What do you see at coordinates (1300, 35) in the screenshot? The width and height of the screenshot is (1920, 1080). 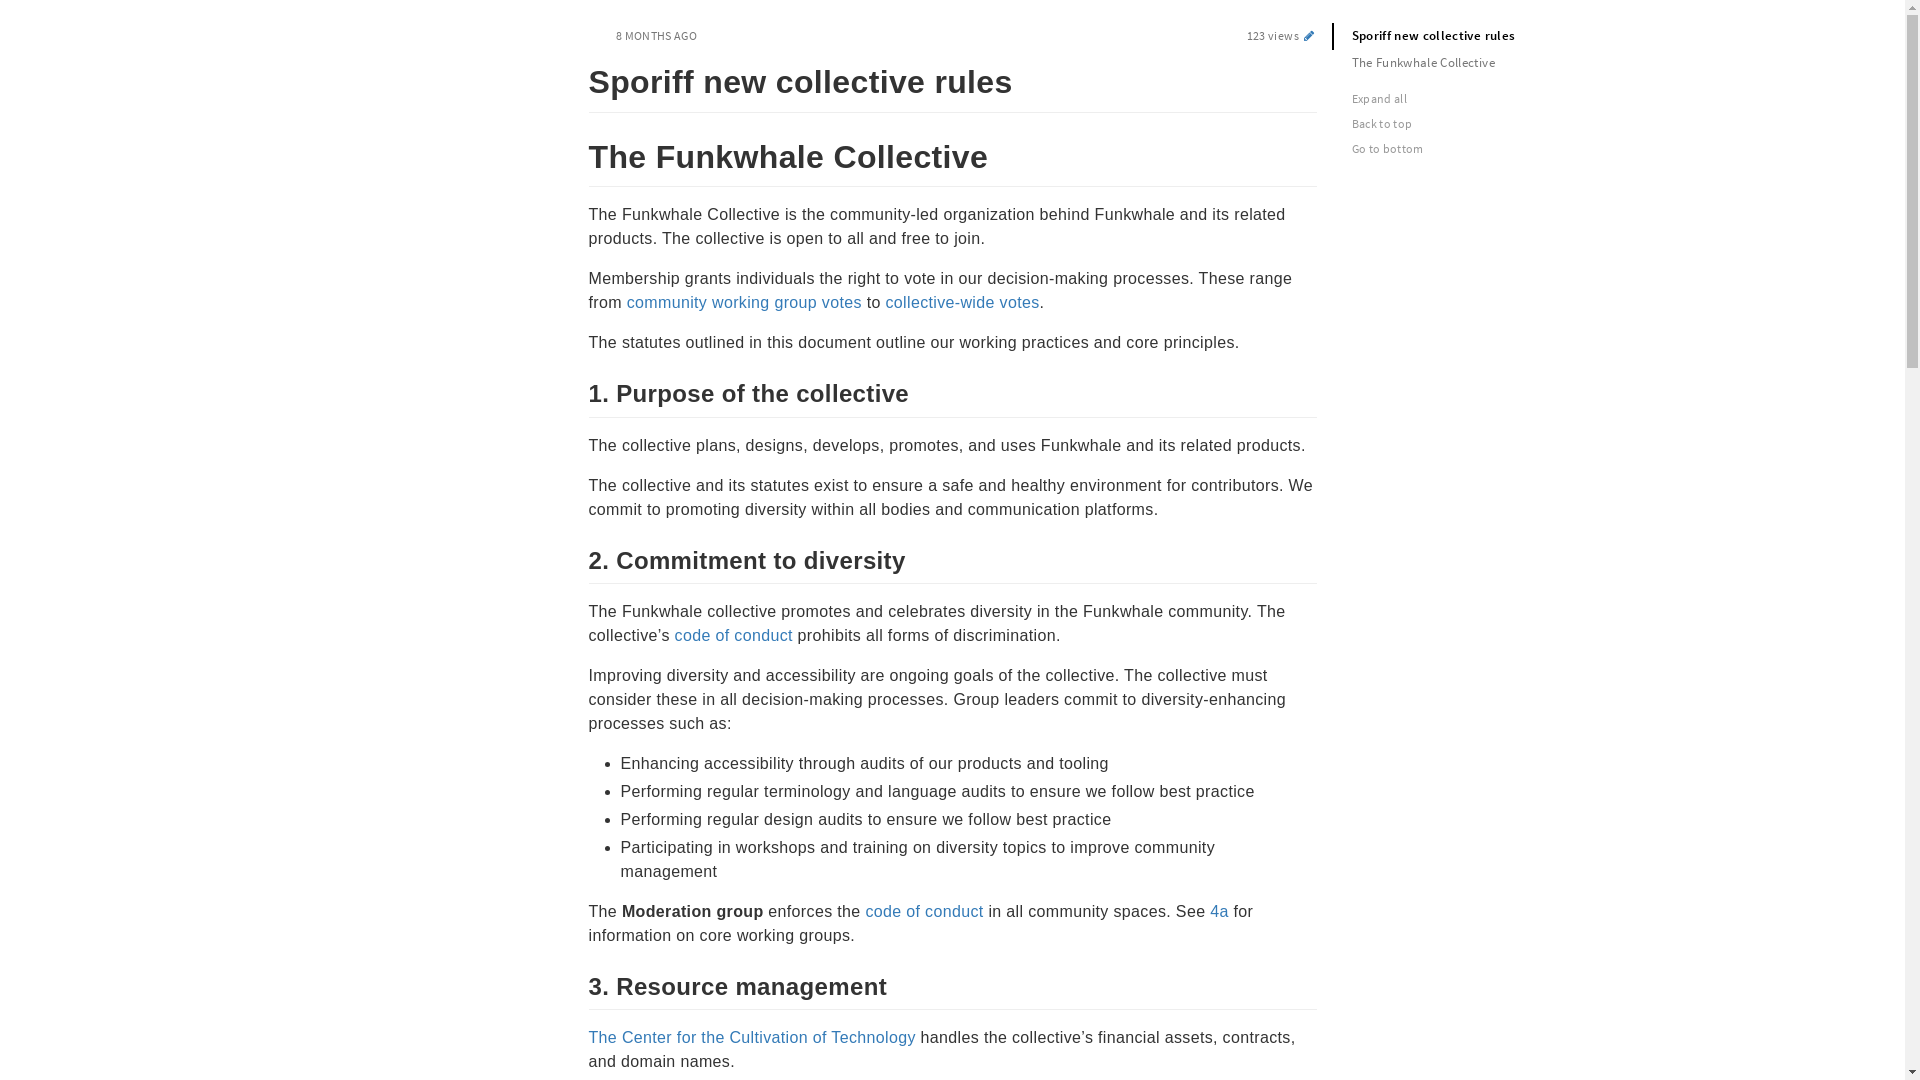 I see `'Edit this note'` at bounding box center [1300, 35].